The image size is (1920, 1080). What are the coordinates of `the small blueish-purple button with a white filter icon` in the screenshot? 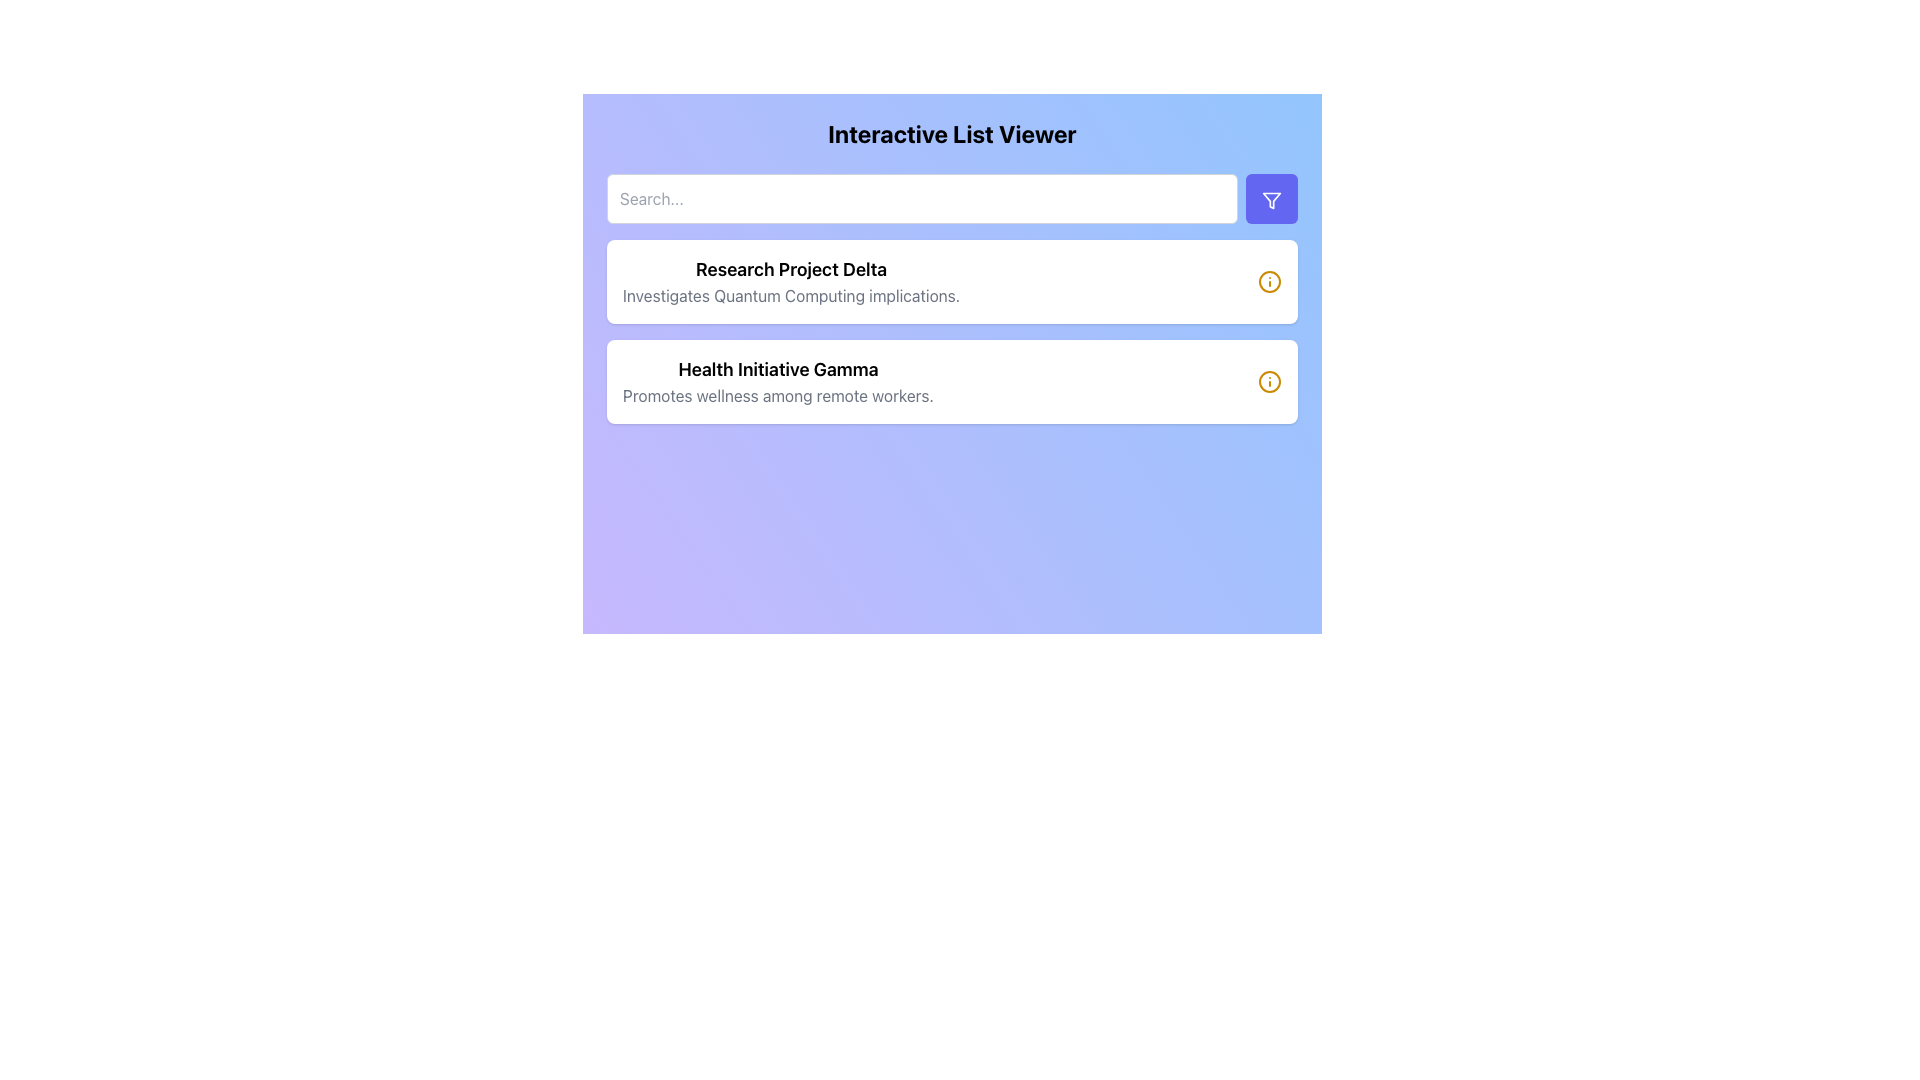 It's located at (1271, 199).